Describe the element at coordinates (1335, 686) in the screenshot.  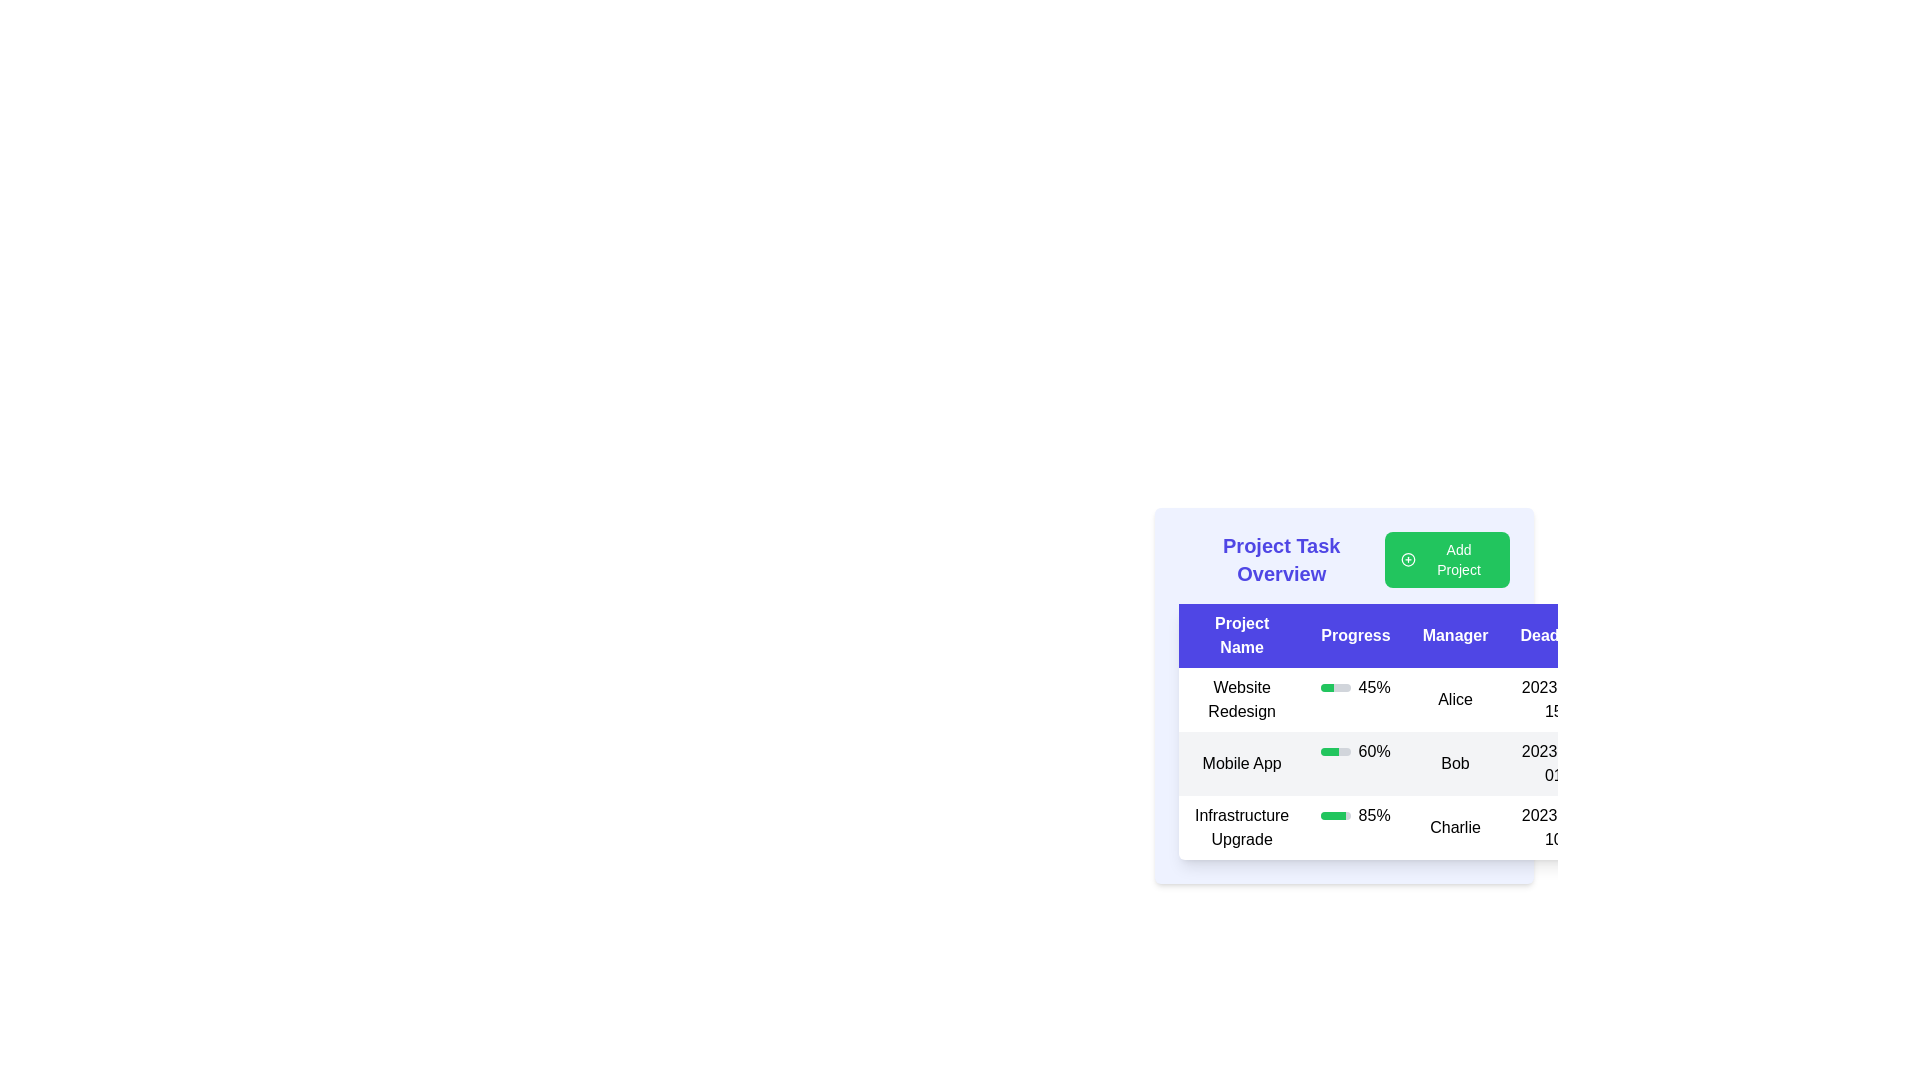
I see `the progress bar indicating 45% completion for the 'Website Redesign' project located in the 'Progress' column of the table` at that location.